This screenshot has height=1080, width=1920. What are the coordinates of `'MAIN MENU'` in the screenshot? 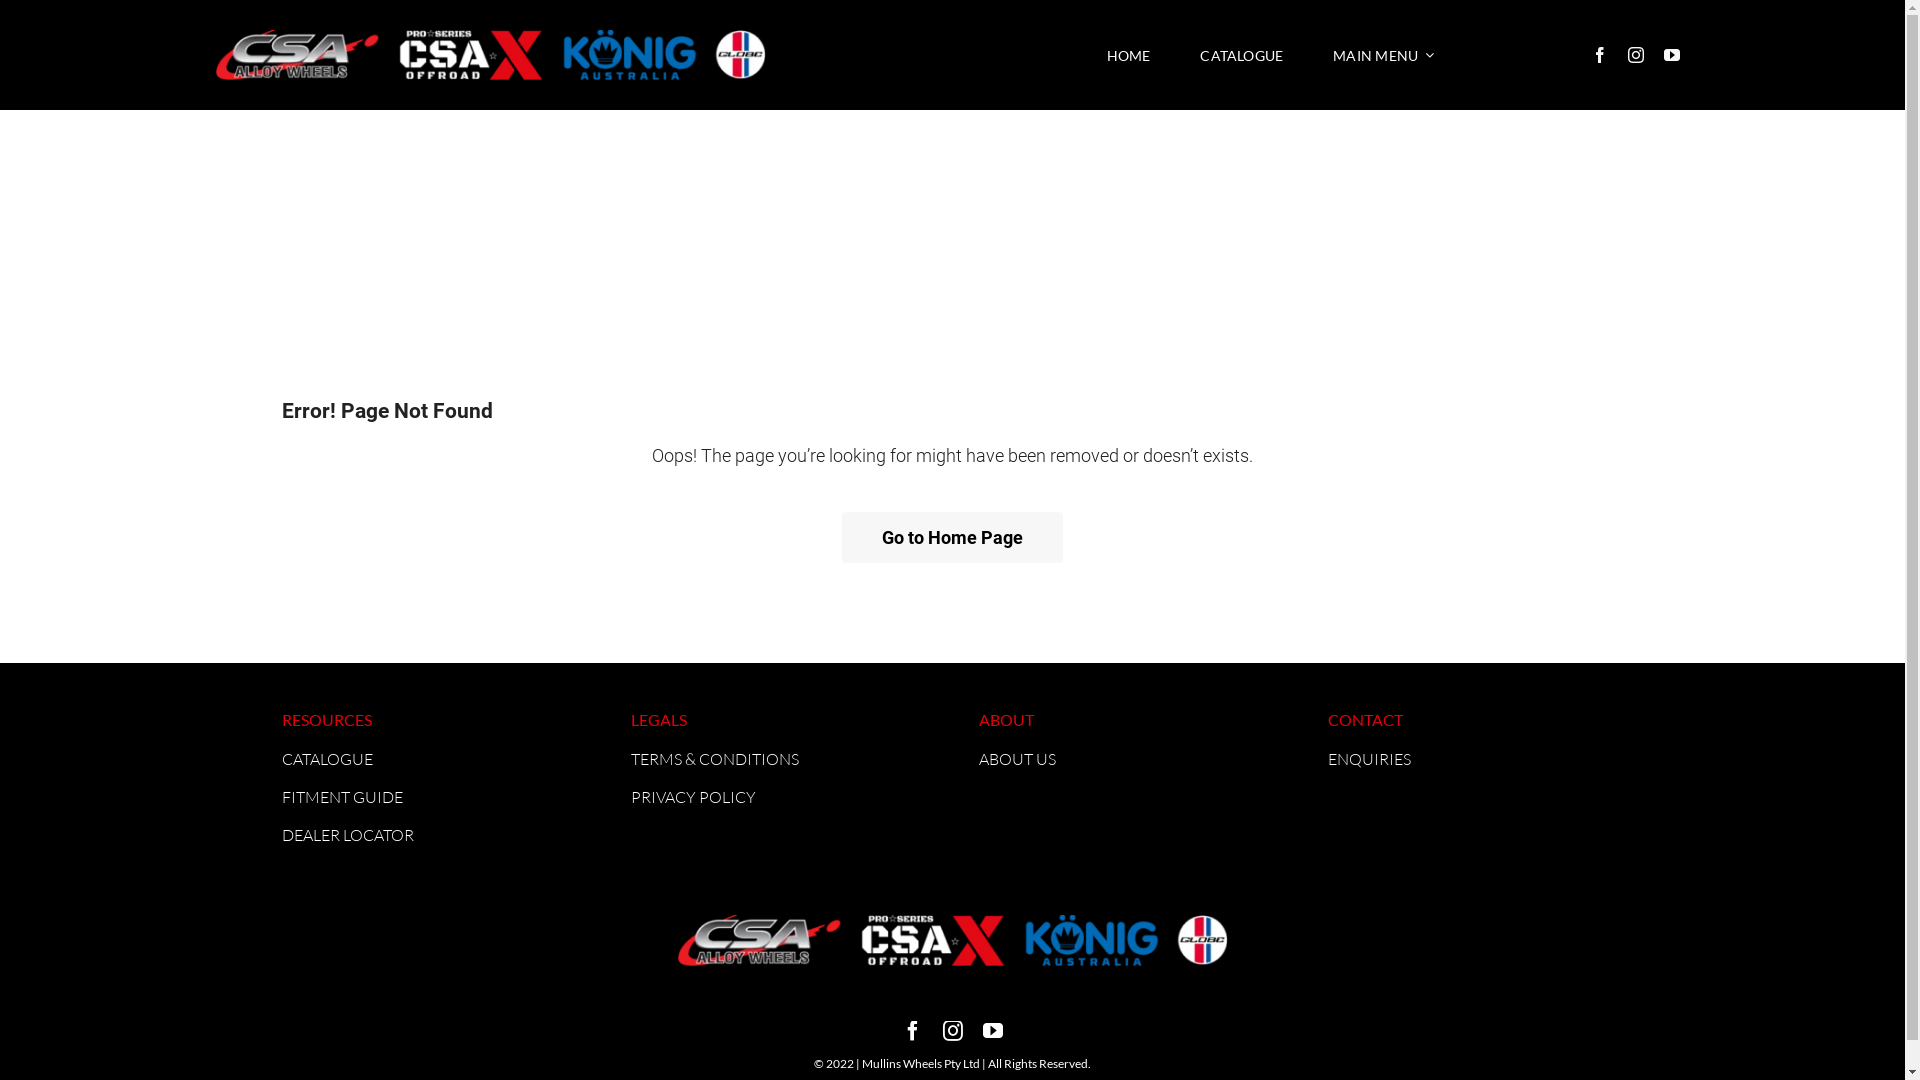 It's located at (1382, 54).